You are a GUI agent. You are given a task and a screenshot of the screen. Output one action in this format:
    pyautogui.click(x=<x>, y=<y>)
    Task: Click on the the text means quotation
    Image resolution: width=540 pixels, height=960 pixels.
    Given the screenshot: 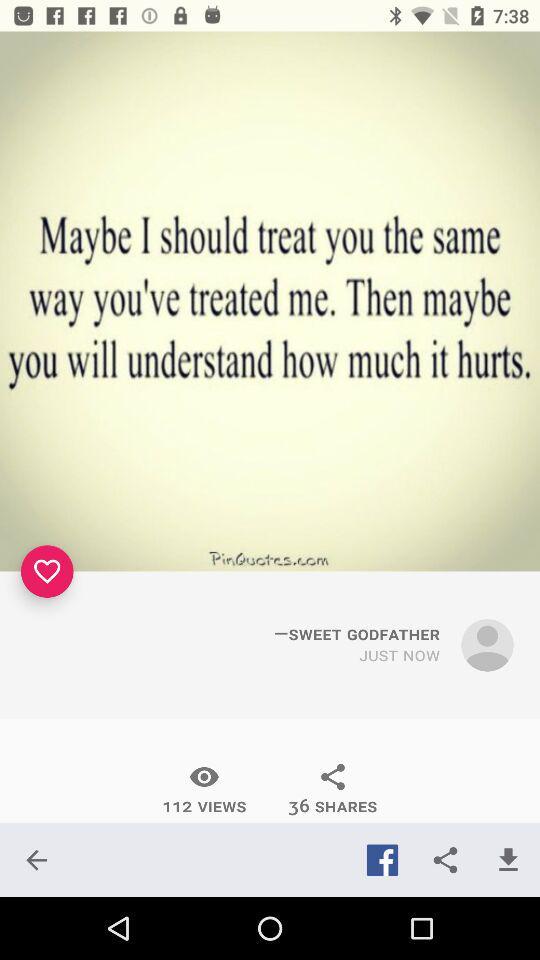 What is the action you would take?
    pyautogui.click(x=270, y=301)
    